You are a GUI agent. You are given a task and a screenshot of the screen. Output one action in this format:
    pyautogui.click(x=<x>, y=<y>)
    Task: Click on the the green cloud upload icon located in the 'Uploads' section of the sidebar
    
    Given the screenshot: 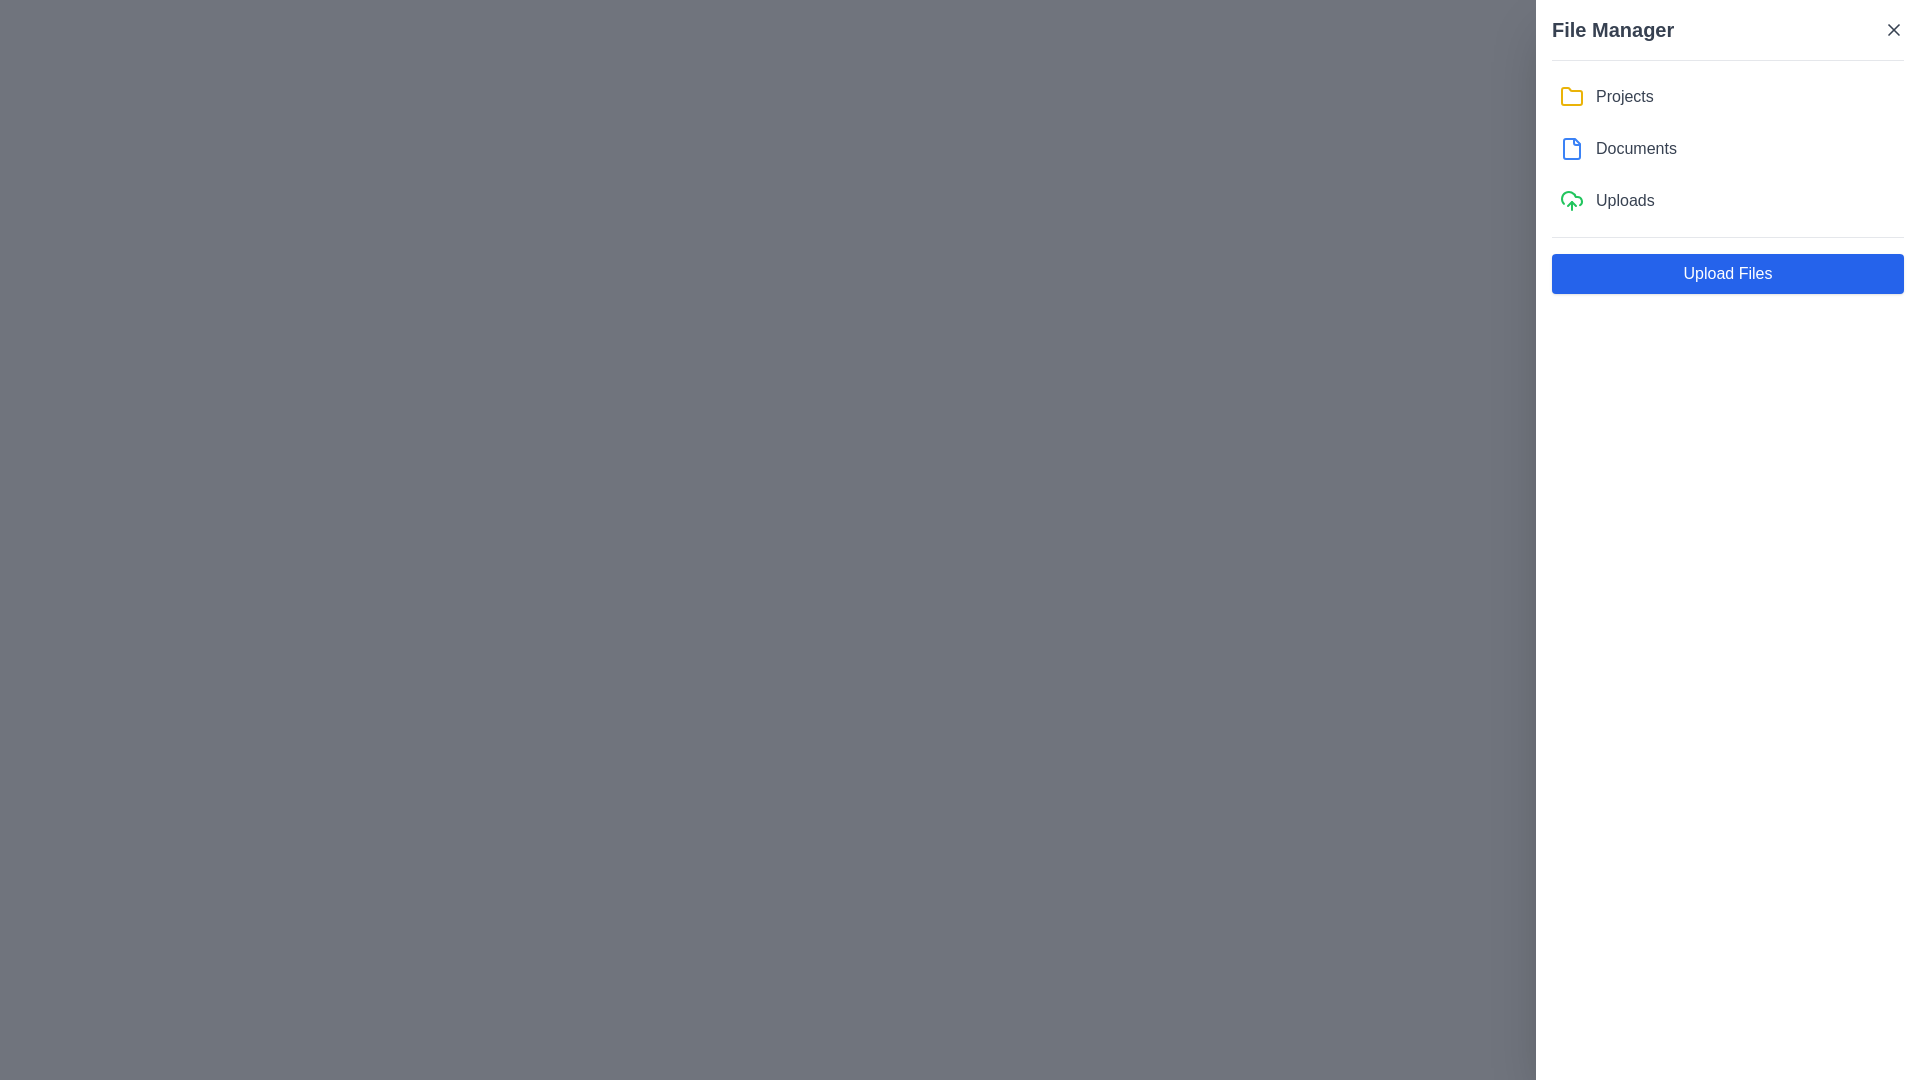 What is the action you would take?
    pyautogui.click(x=1570, y=200)
    